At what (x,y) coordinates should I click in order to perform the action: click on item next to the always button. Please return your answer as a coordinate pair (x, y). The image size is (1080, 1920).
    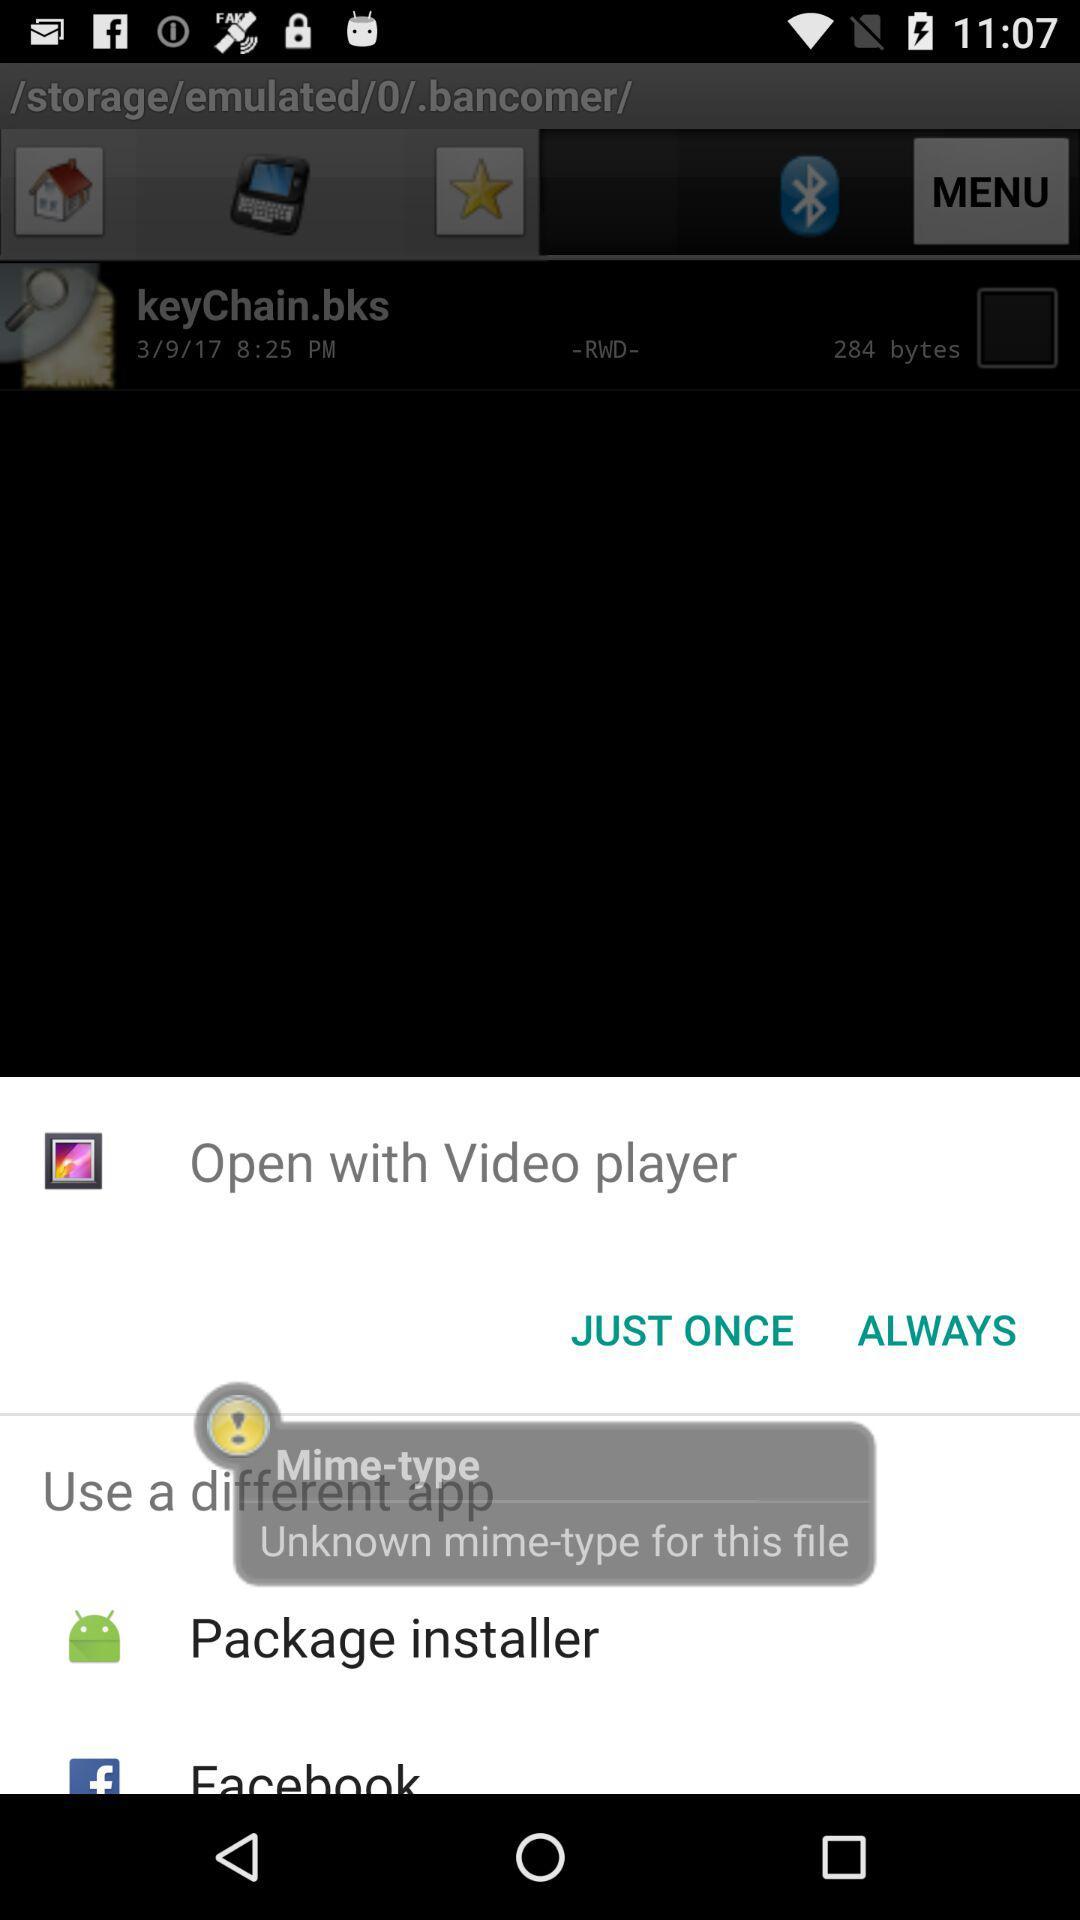
    Looking at the image, I should click on (681, 1329).